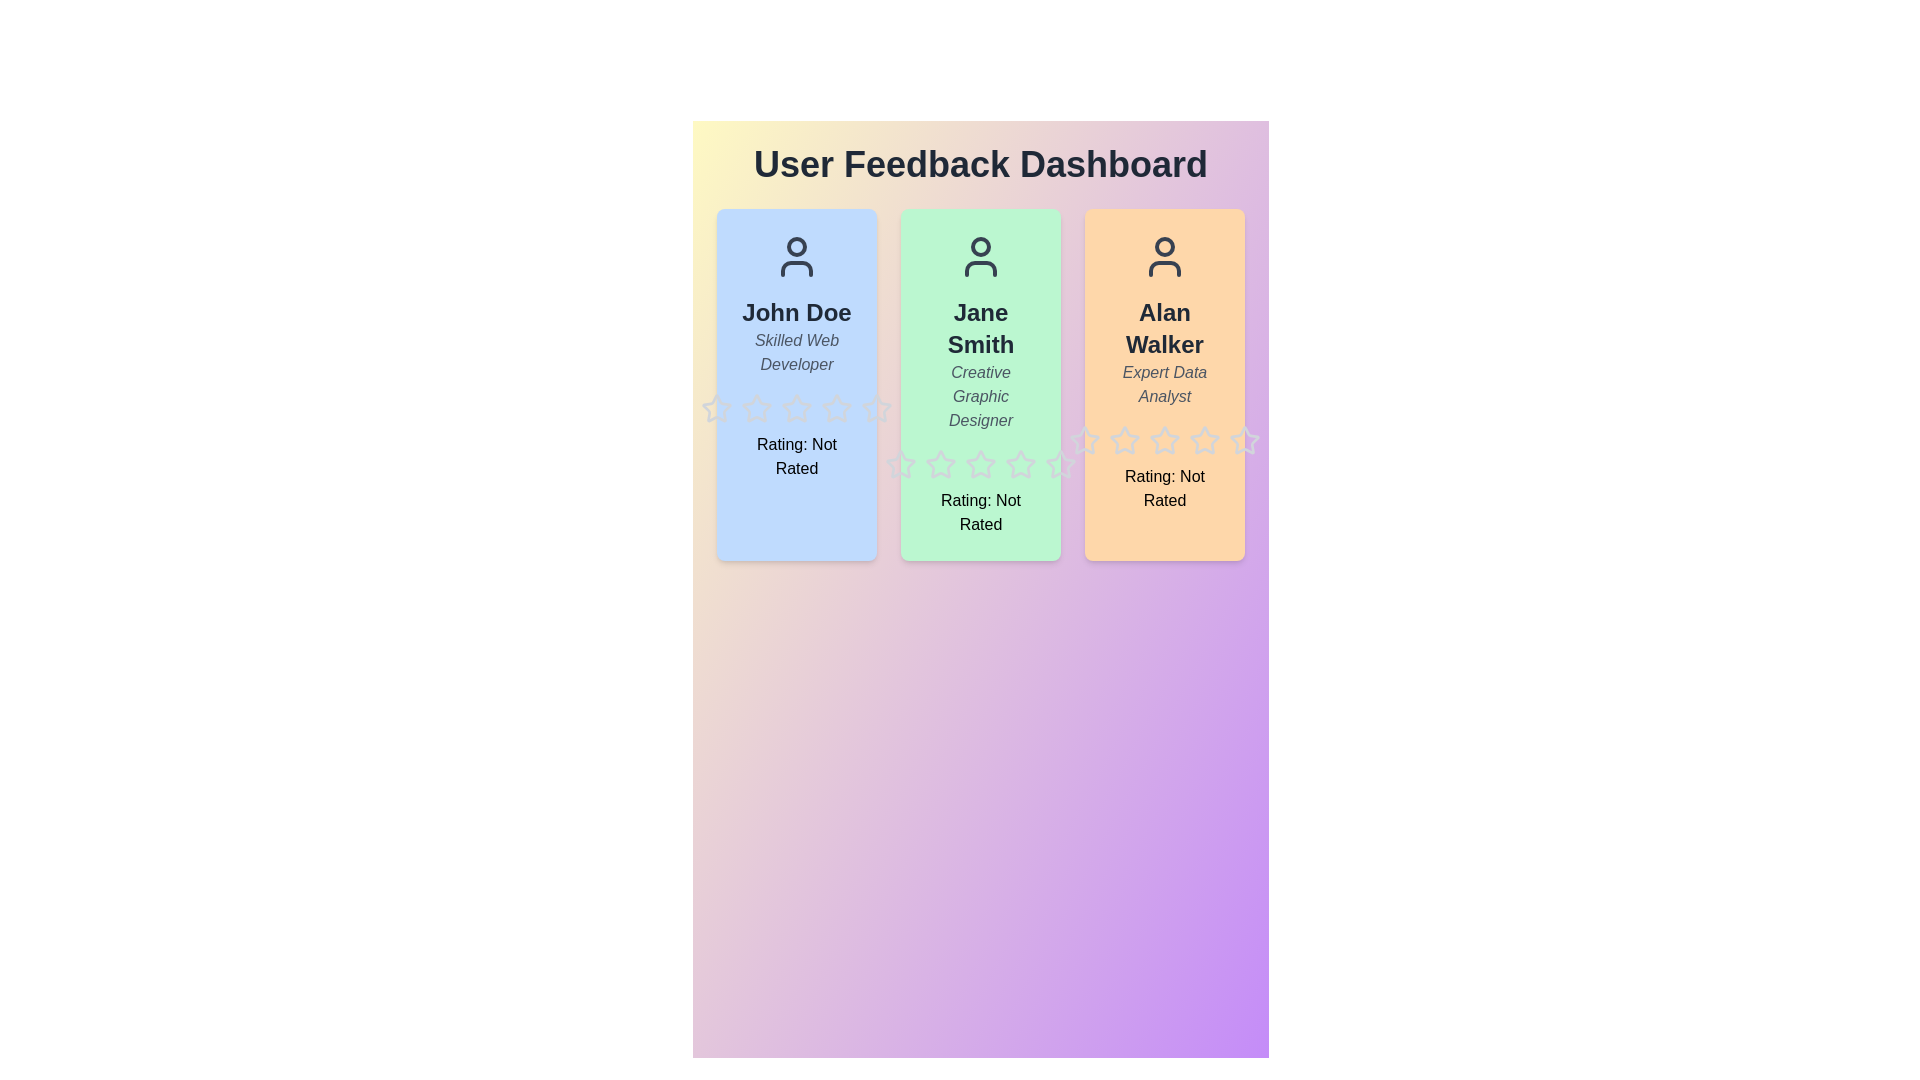 The width and height of the screenshot is (1920, 1080). What do you see at coordinates (1148, 423) in the screenshot?
I see `the star icon corresponding to 3 for user Alan Walker` at bounding box center [1148, 423].